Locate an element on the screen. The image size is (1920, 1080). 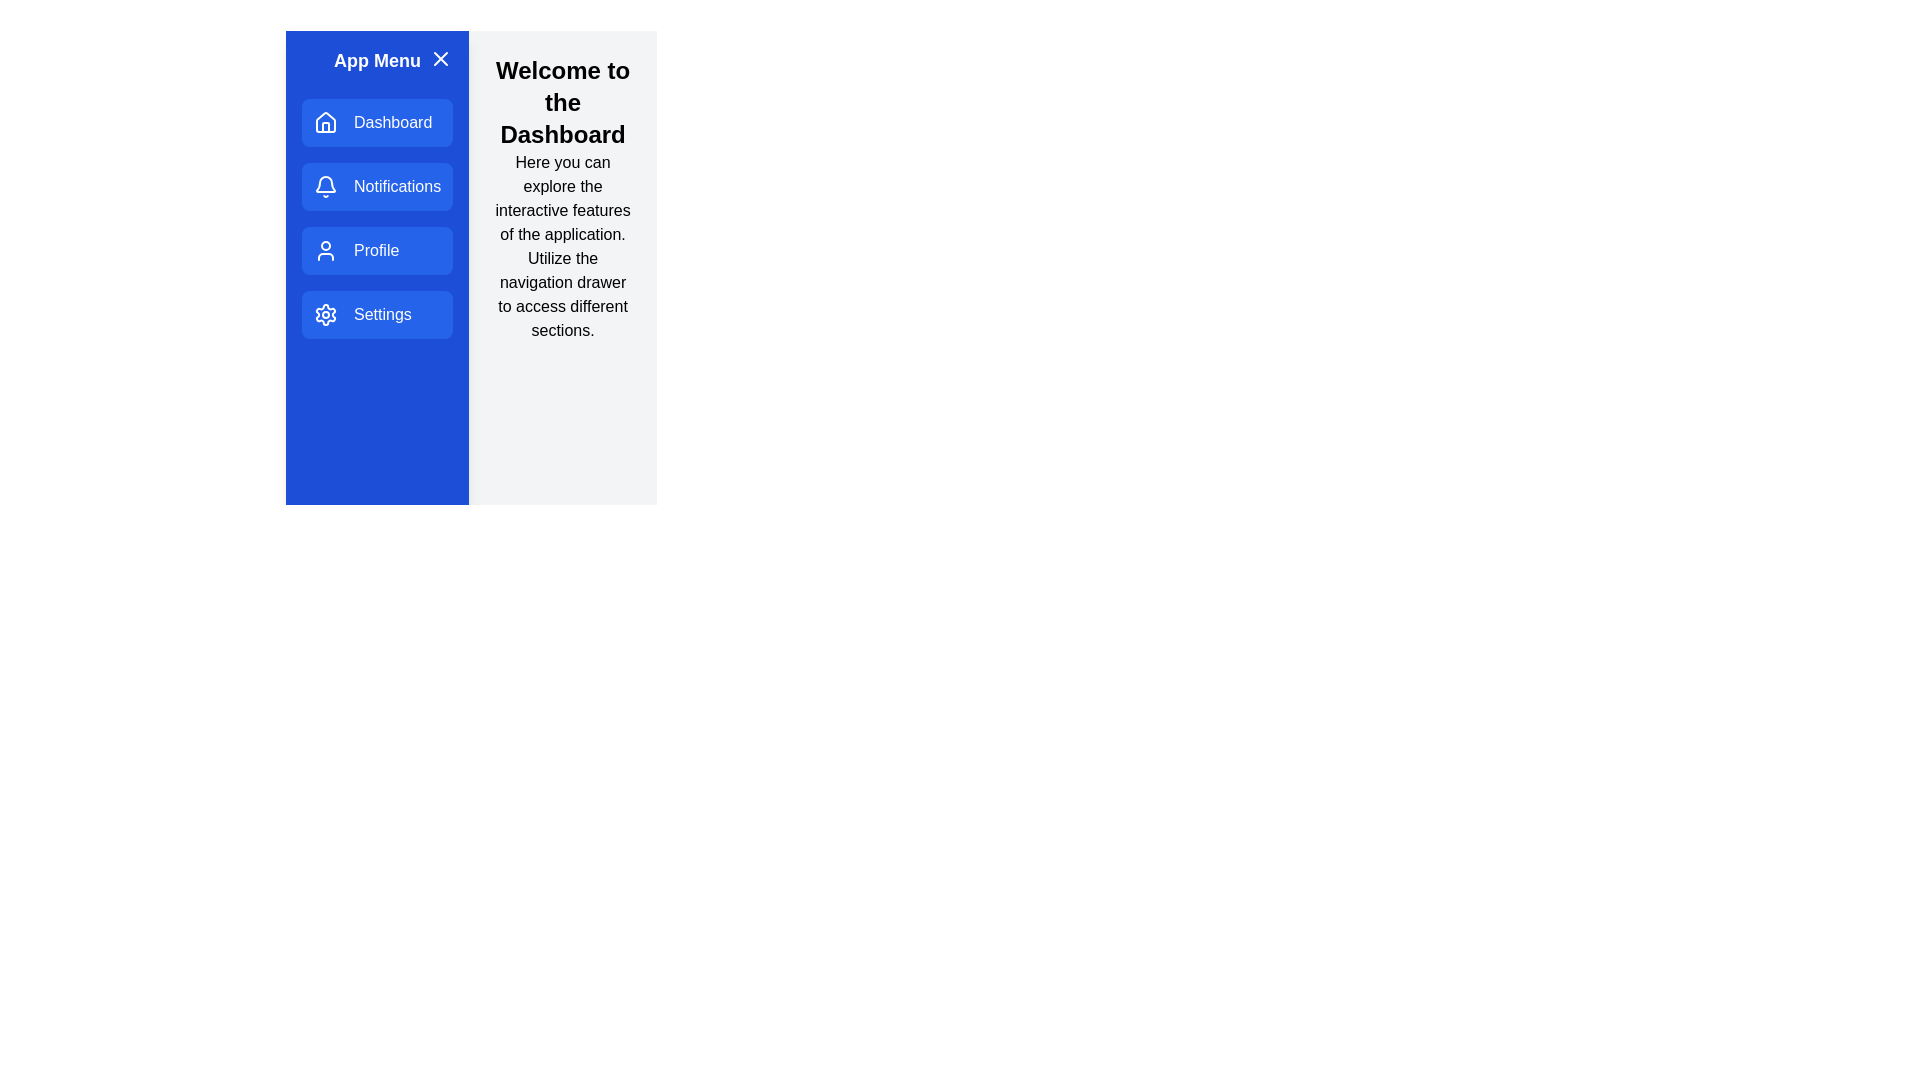
the 'Dashboard' text label in the top menu of the vertical navigation sidebar for visual feedback is located at coordinates (393, 123).